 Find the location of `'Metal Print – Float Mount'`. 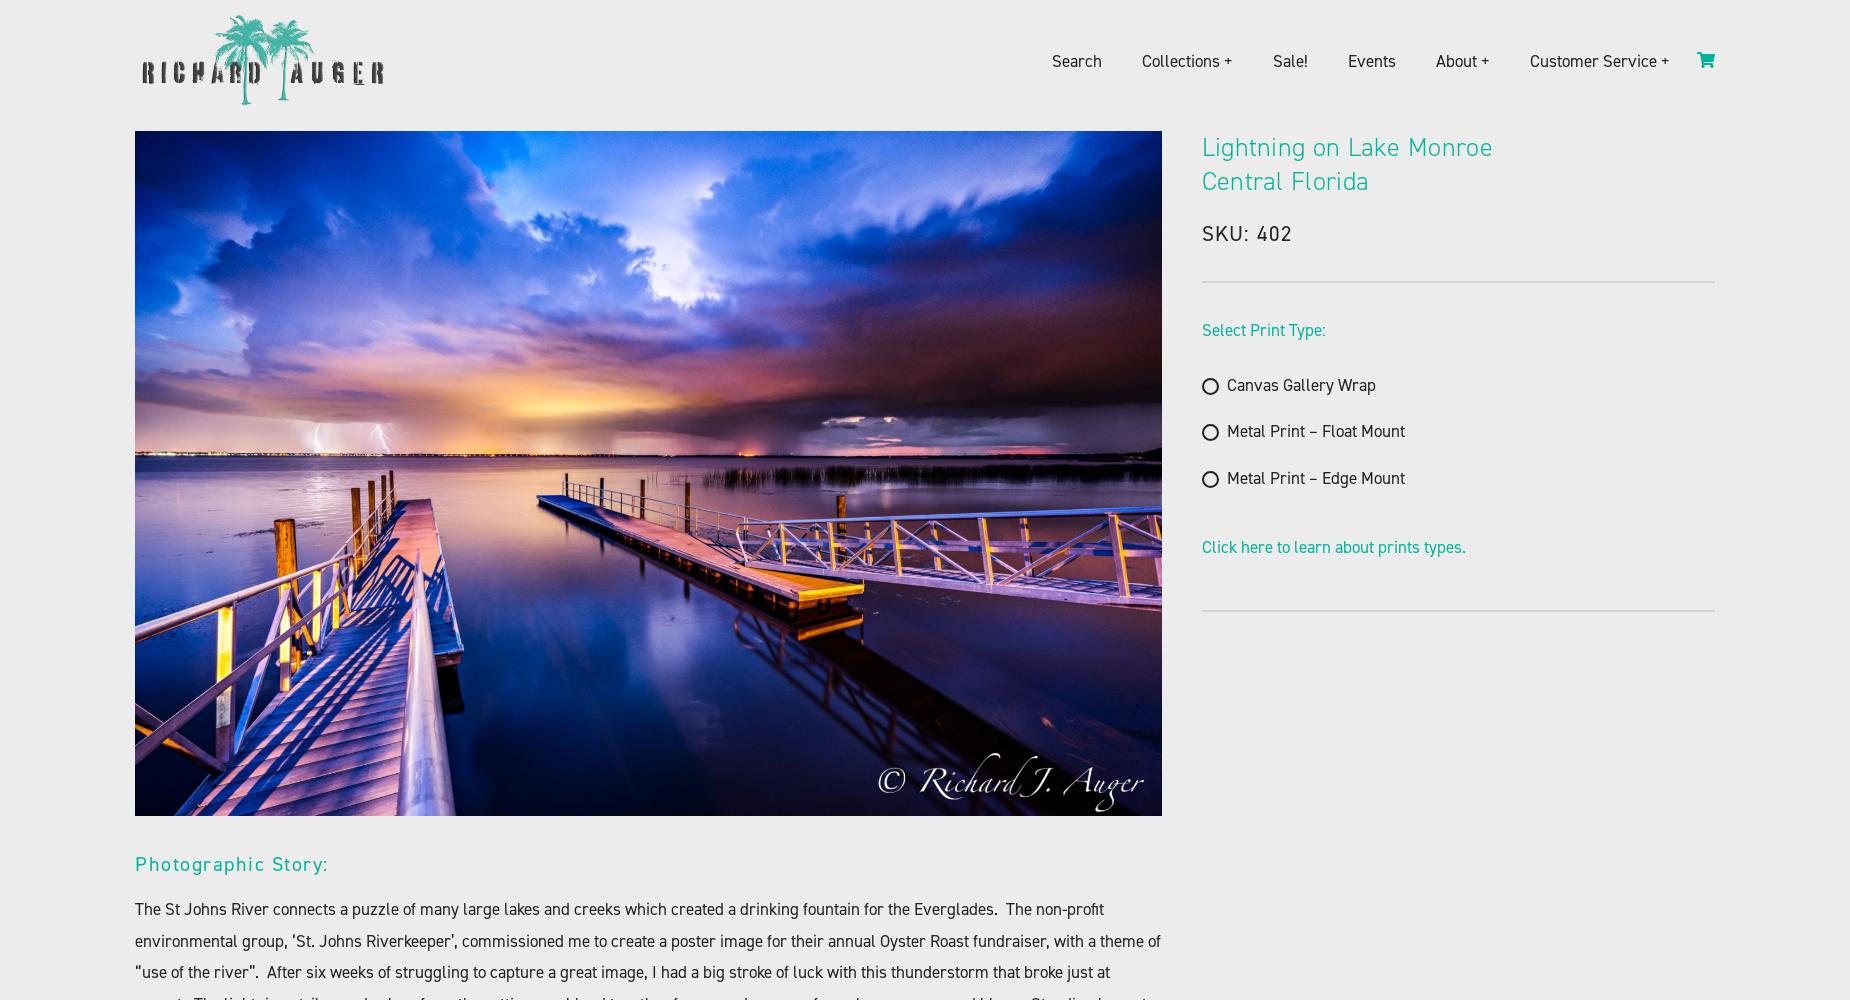

'Metal Print – Float Mount' is located at coordinates (1315, 431).